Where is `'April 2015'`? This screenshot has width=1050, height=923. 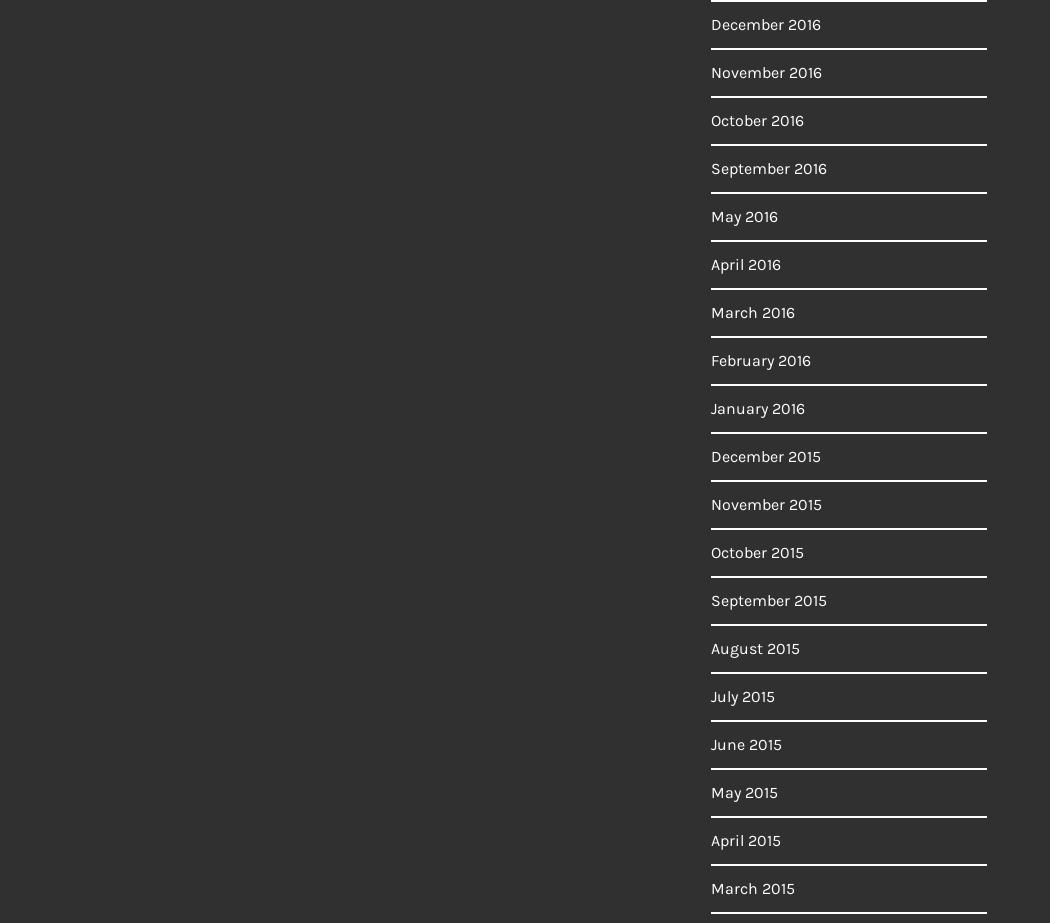 'April 2015' is located at coordinates (710, 839).